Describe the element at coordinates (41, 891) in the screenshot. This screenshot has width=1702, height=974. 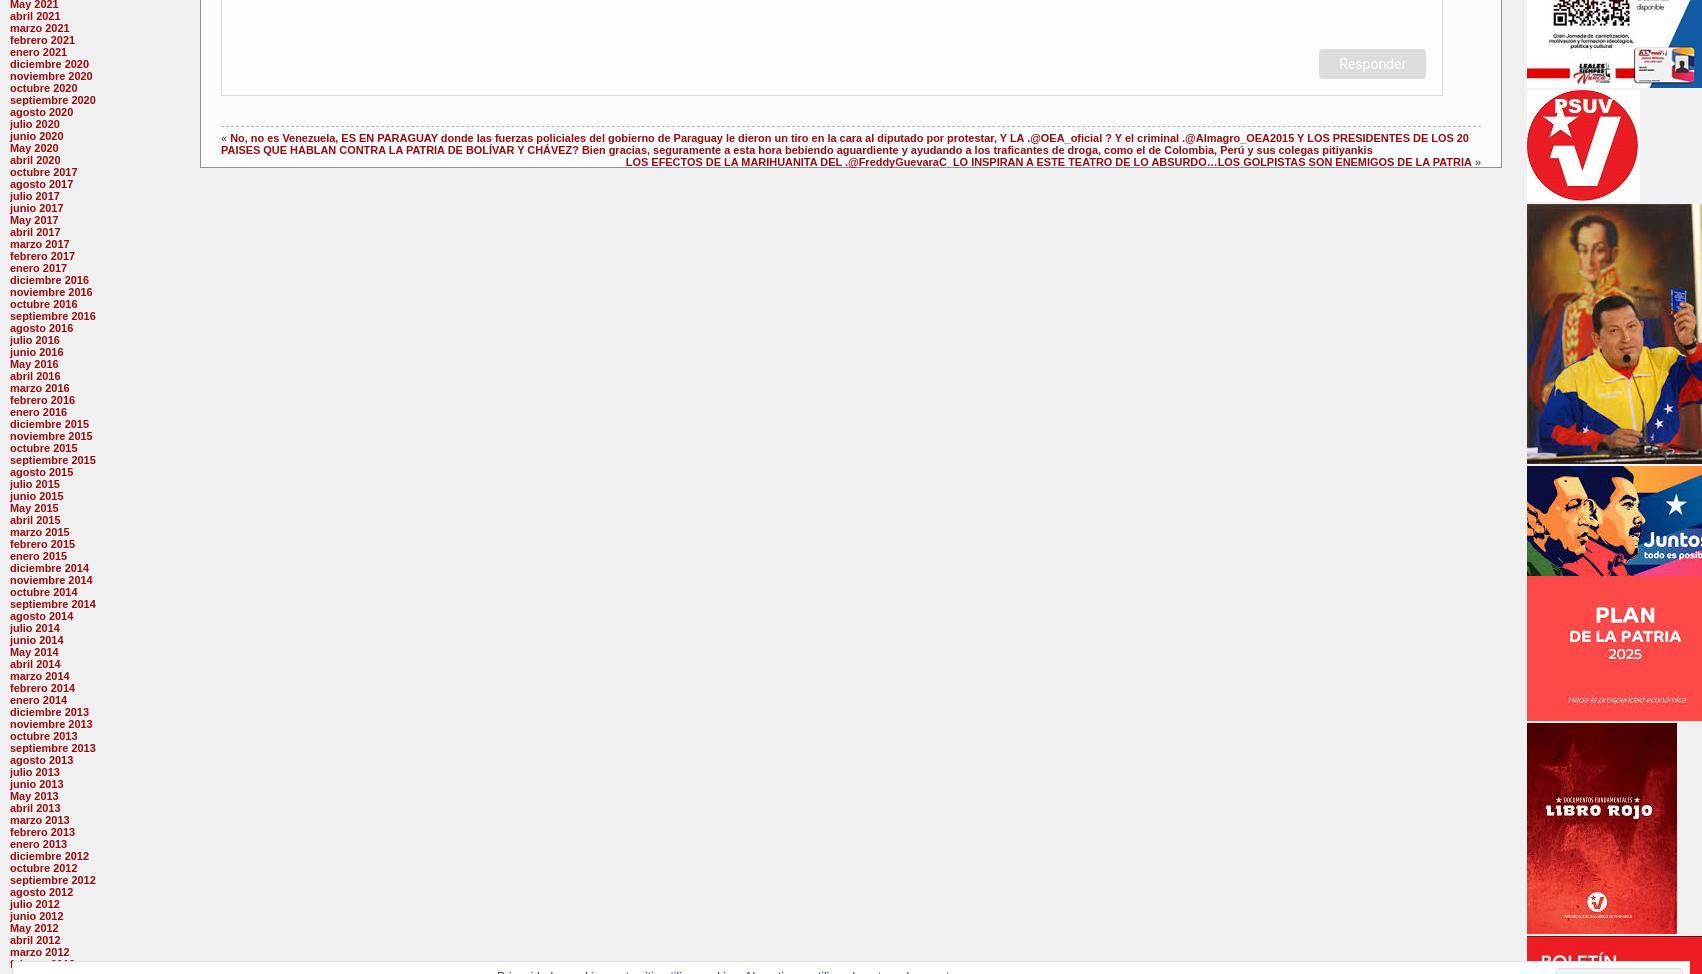
I see `'agosto 2012'` at that location.